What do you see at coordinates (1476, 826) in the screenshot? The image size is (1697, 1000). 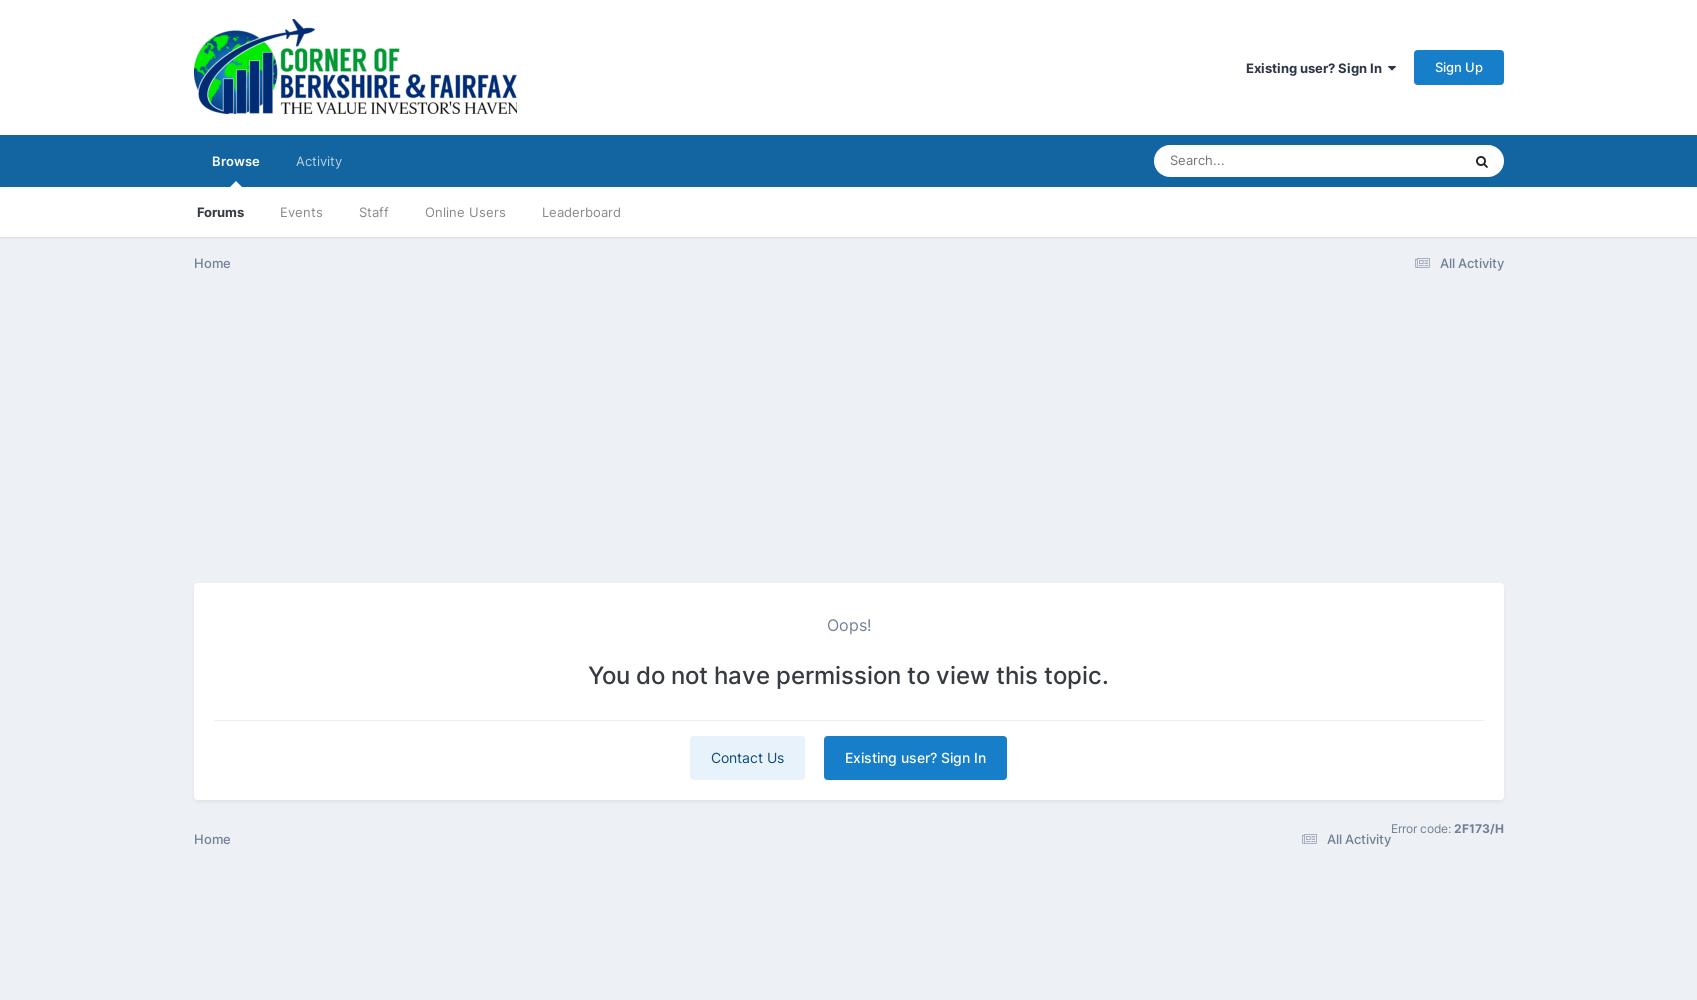 I see `'2F173/H'` at bounding box center [1476, 826].